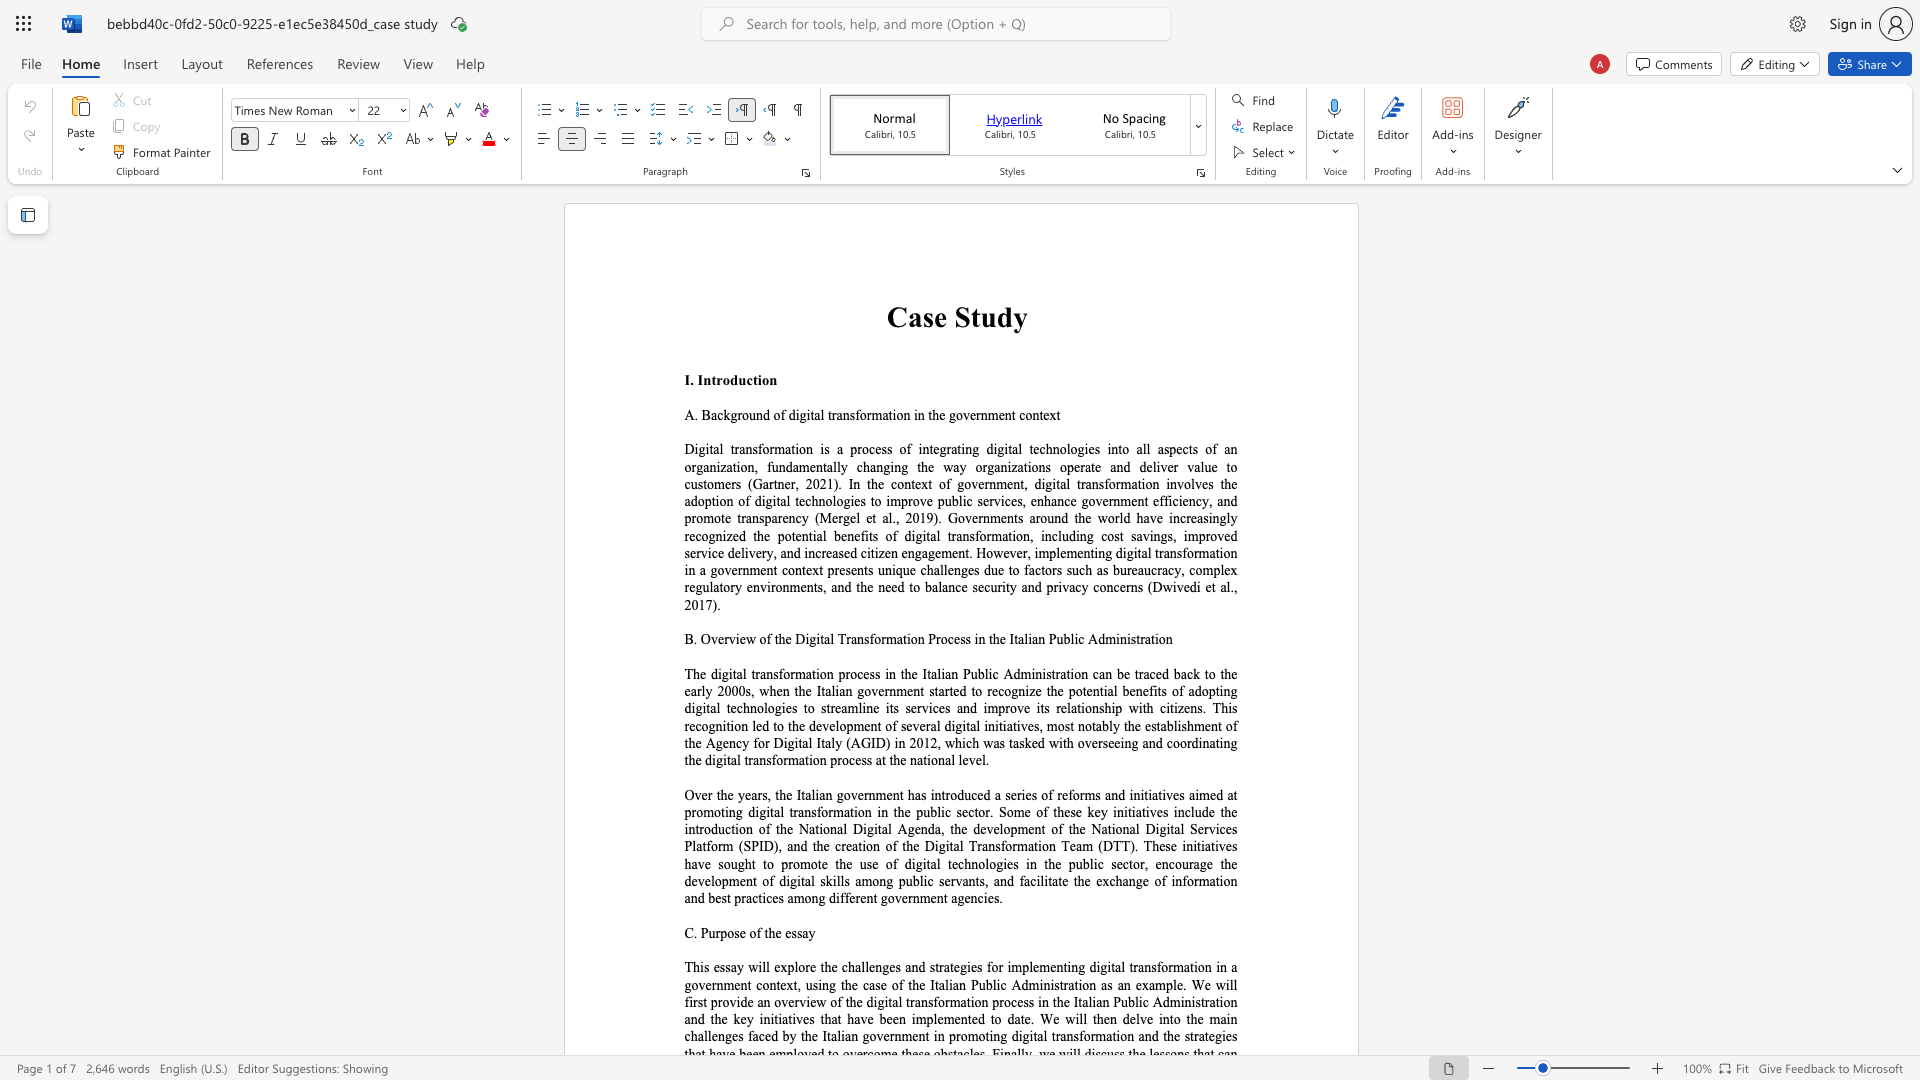 This screenshot has width=1920, height=1080. Describe the element at coordinates (1069, 500) in the screenshot. I see `the subset text "e government efficiency, and promote transparency (Mer" within the text "and deliver value to customers (Gartner, 2021). In the context of government, digital transformation involves the adoption of digital technologies to improve public services, enhance government efficiency, and promote transparency (Mergel et al., 2019). Governments around the world have increasingly recognized the potential benefits of digital tran"` at that location.